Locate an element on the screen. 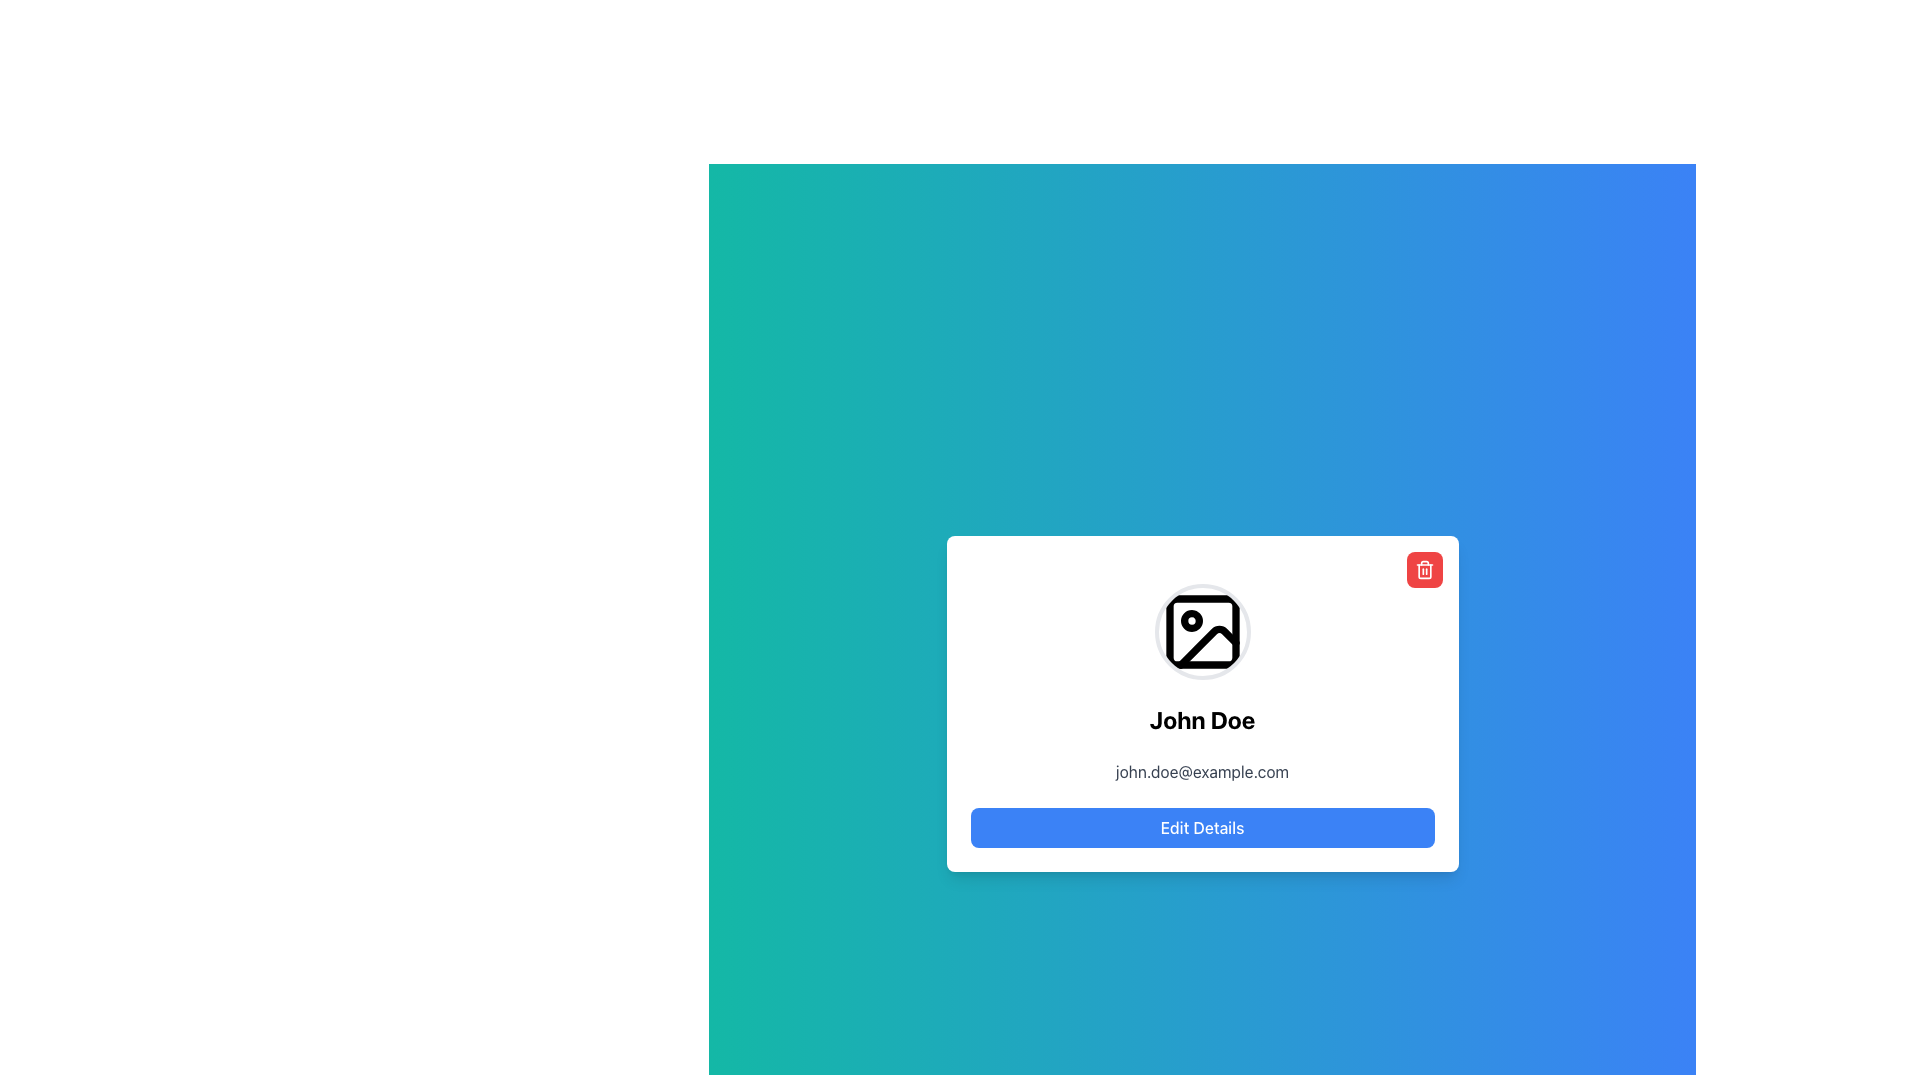  the blue rectangular button labeled 'Edit Details' to trigger visual feedback is located at coordinates (1201, 828).